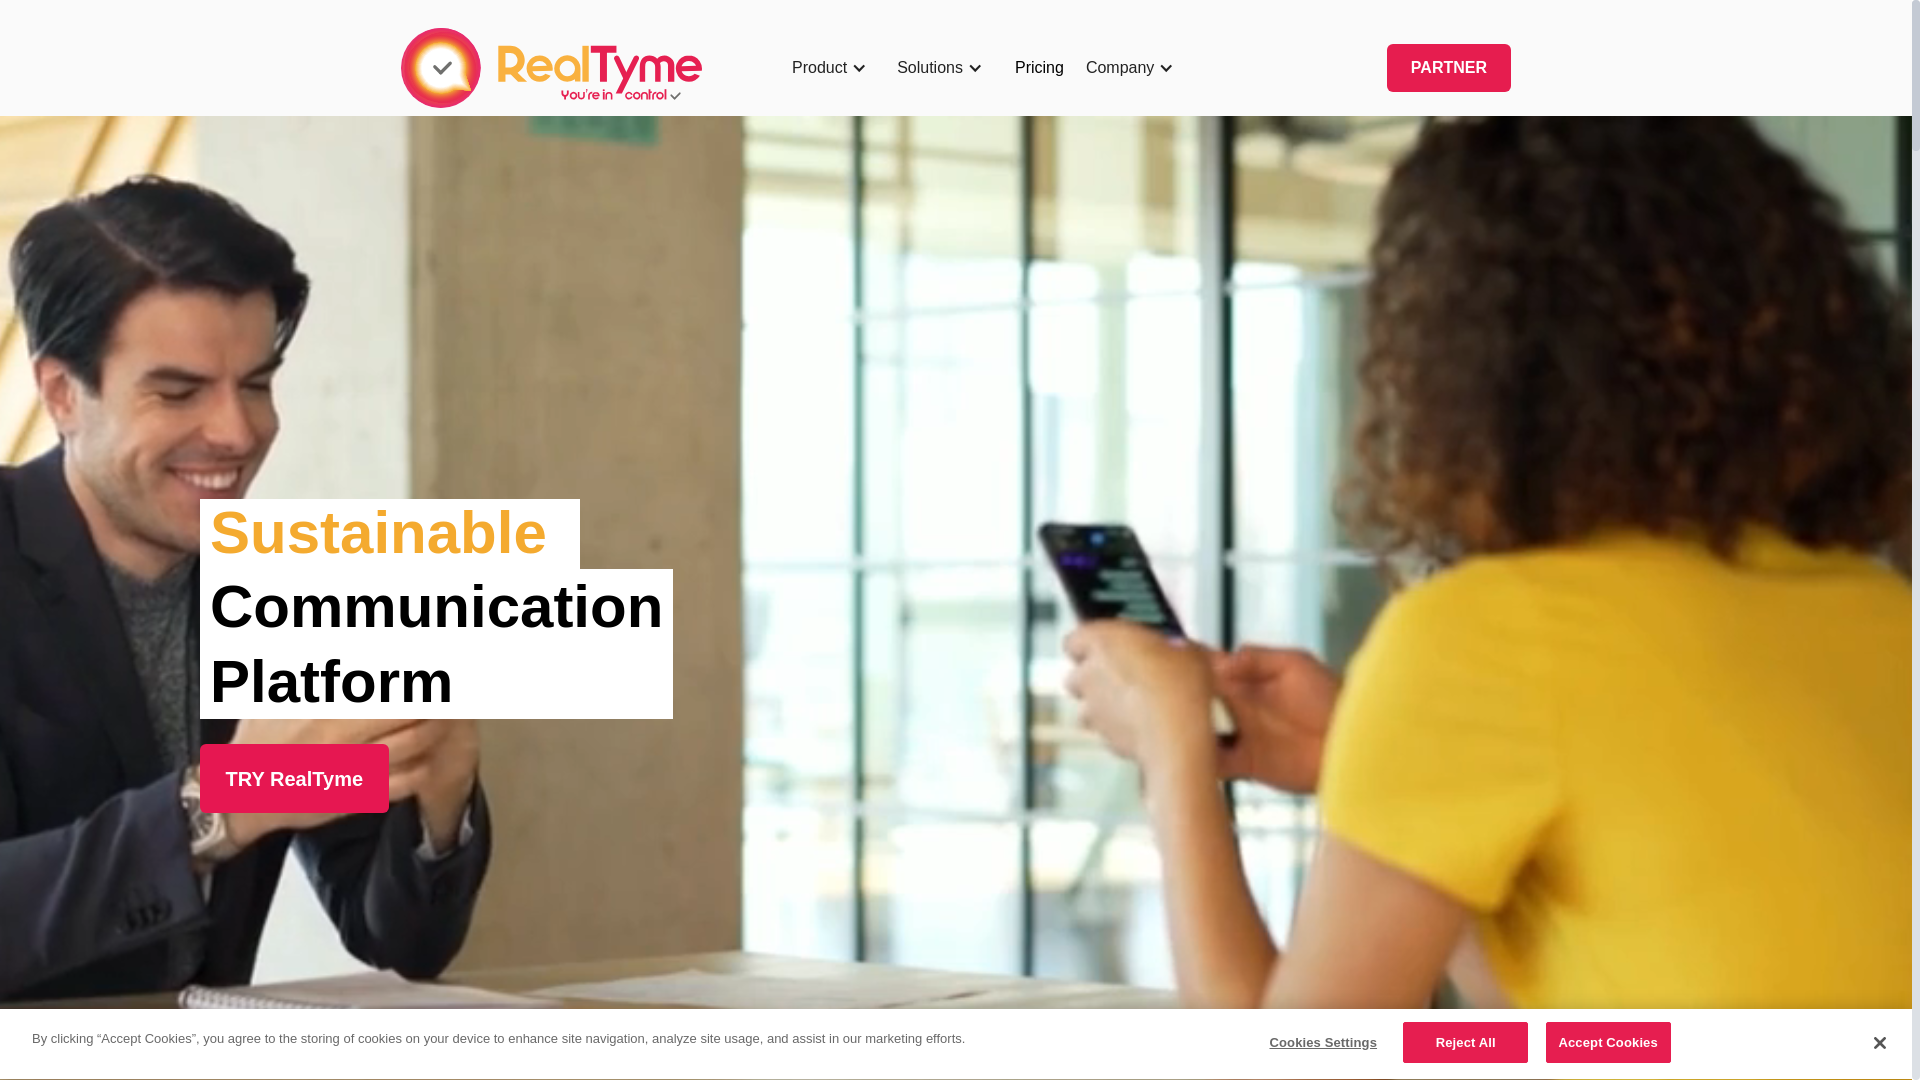 This screenshot has width=1920, height=1080. What do you see at coordinates (1323, 1041) in the screenshot?
I see `'Cookies Settings'` at bounding box center [1323, 1041].